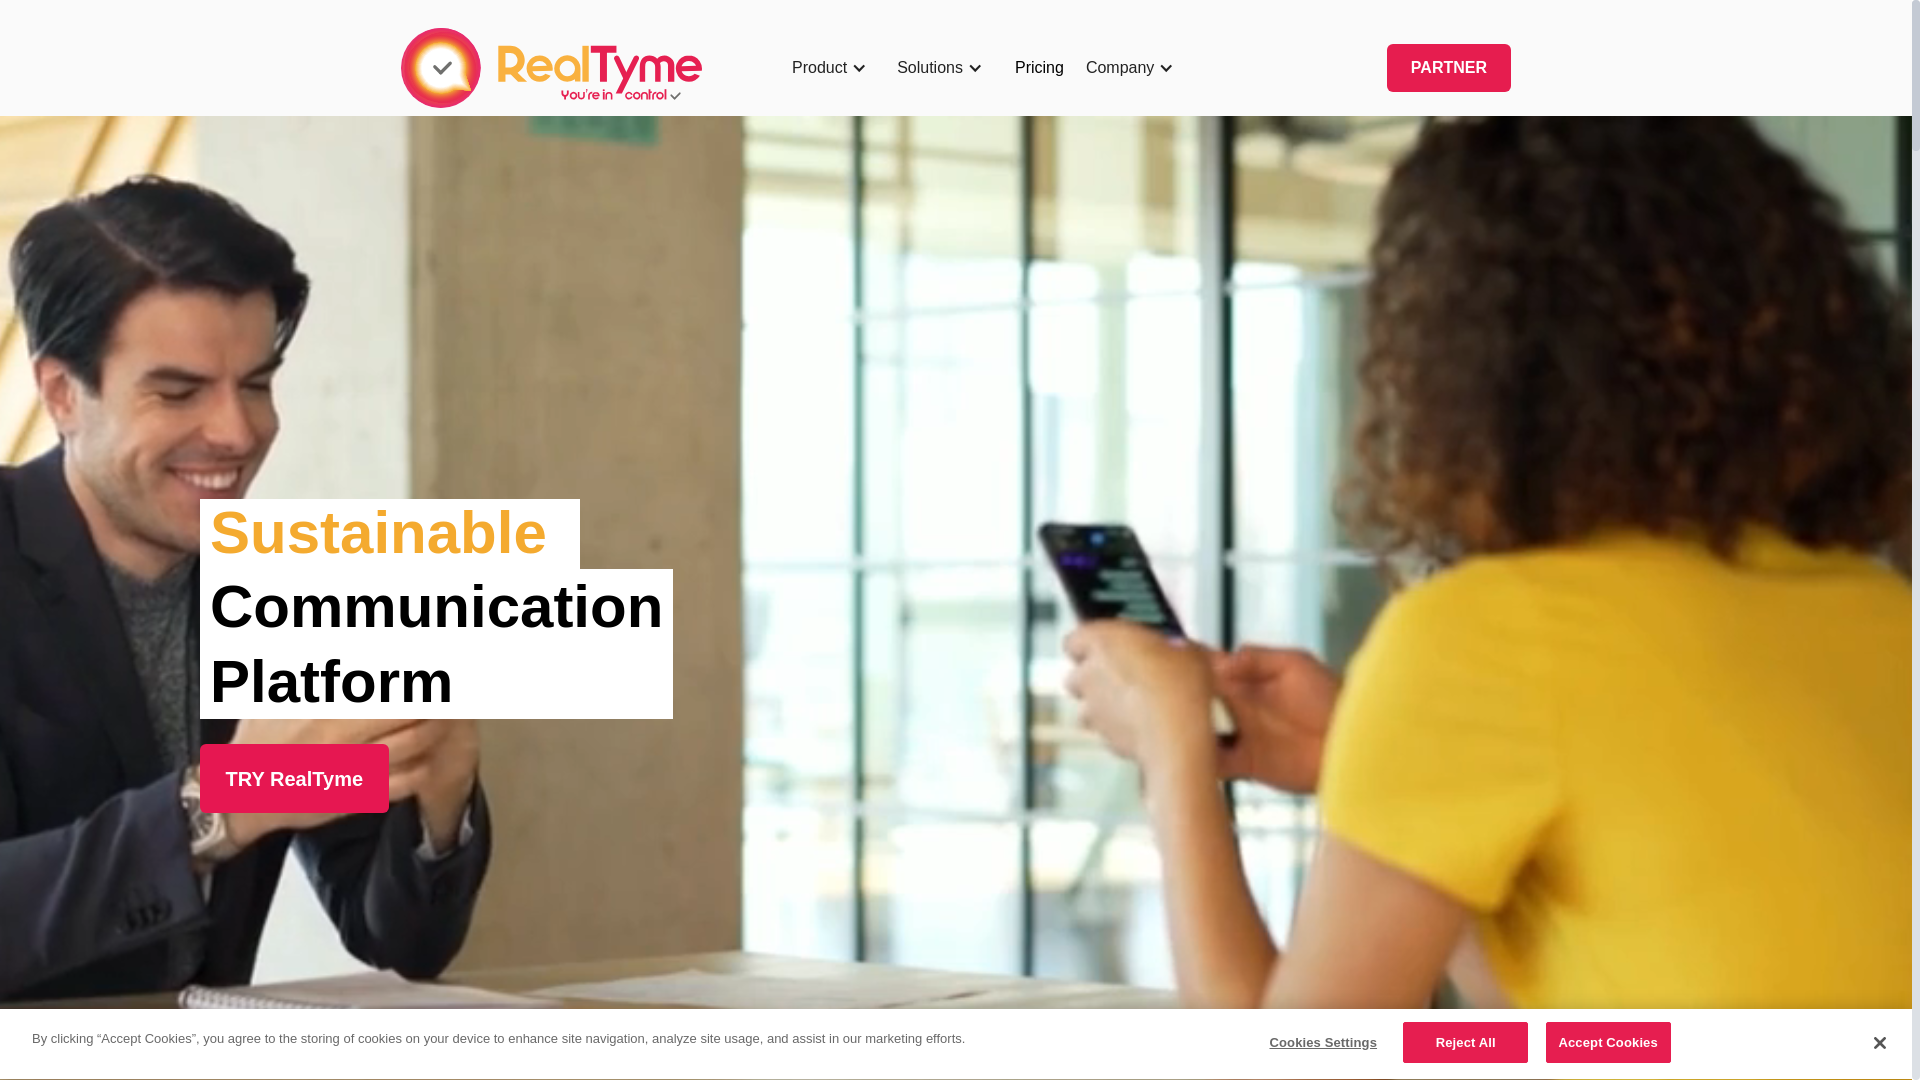 This screenshot has width=1920, height=1080. What do you see at coordinates (1323, 1041) in the screenshot?
I see `'Cookies Settings'` at bounding box center [1323, 1041].